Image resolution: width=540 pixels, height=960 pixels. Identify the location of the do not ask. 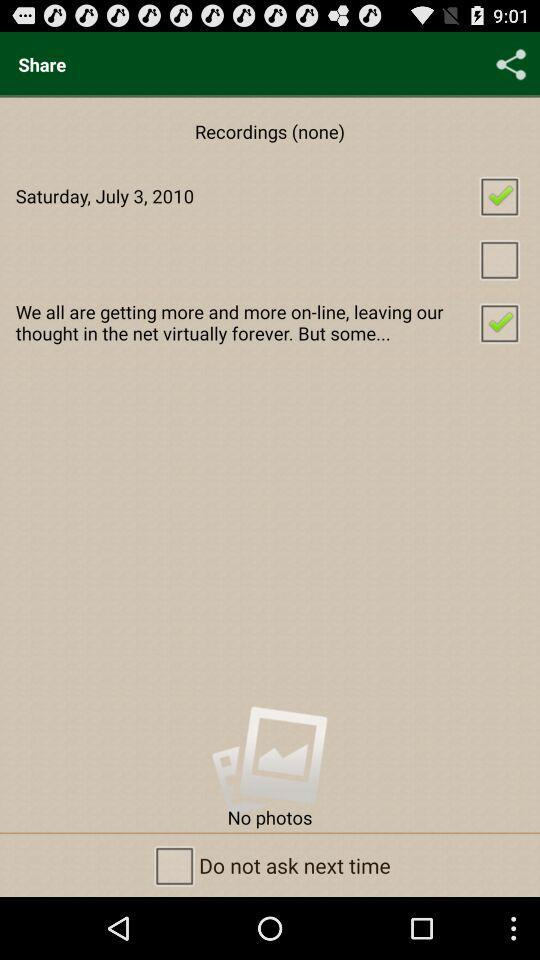
(270, 864).